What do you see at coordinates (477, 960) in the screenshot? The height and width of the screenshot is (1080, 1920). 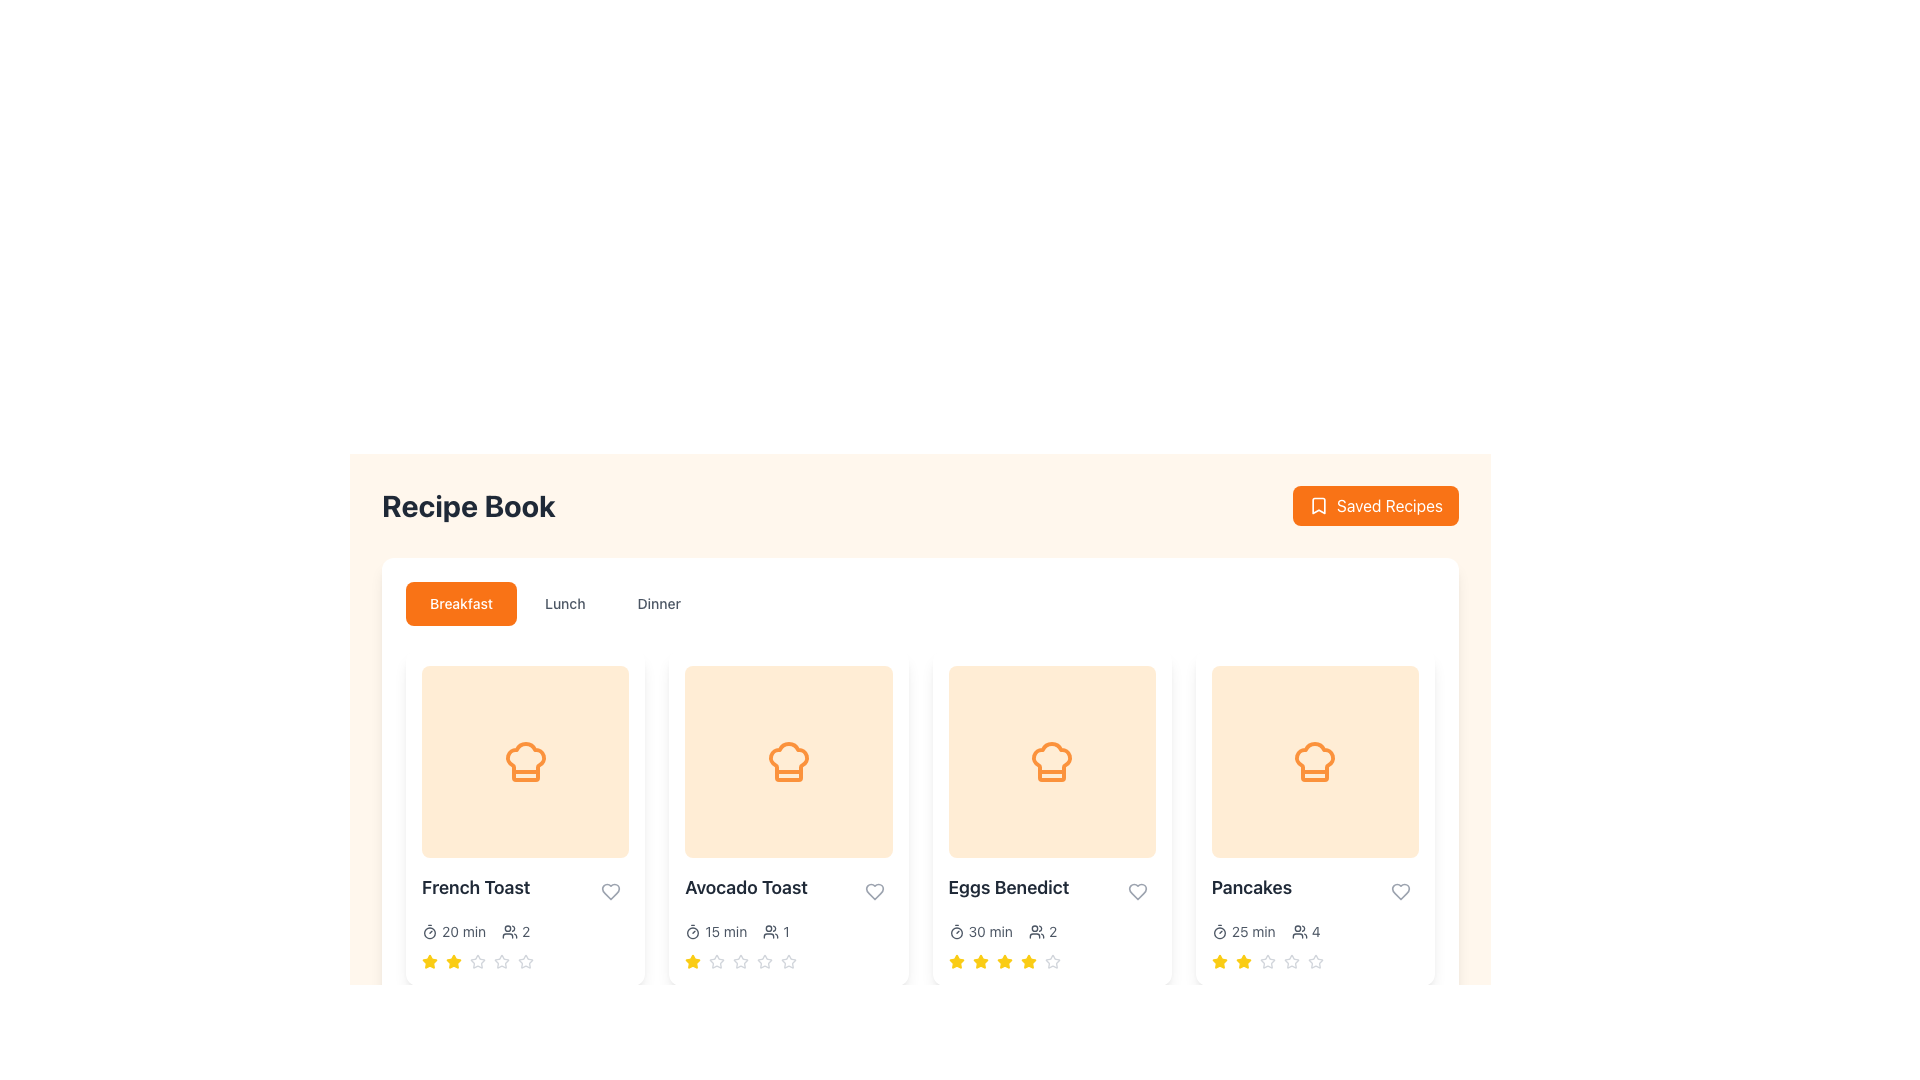 I see `the fourth star icon in the rating component below the 'French Toast' card to assign a rating of four stars` at bounding box center [477, 960].